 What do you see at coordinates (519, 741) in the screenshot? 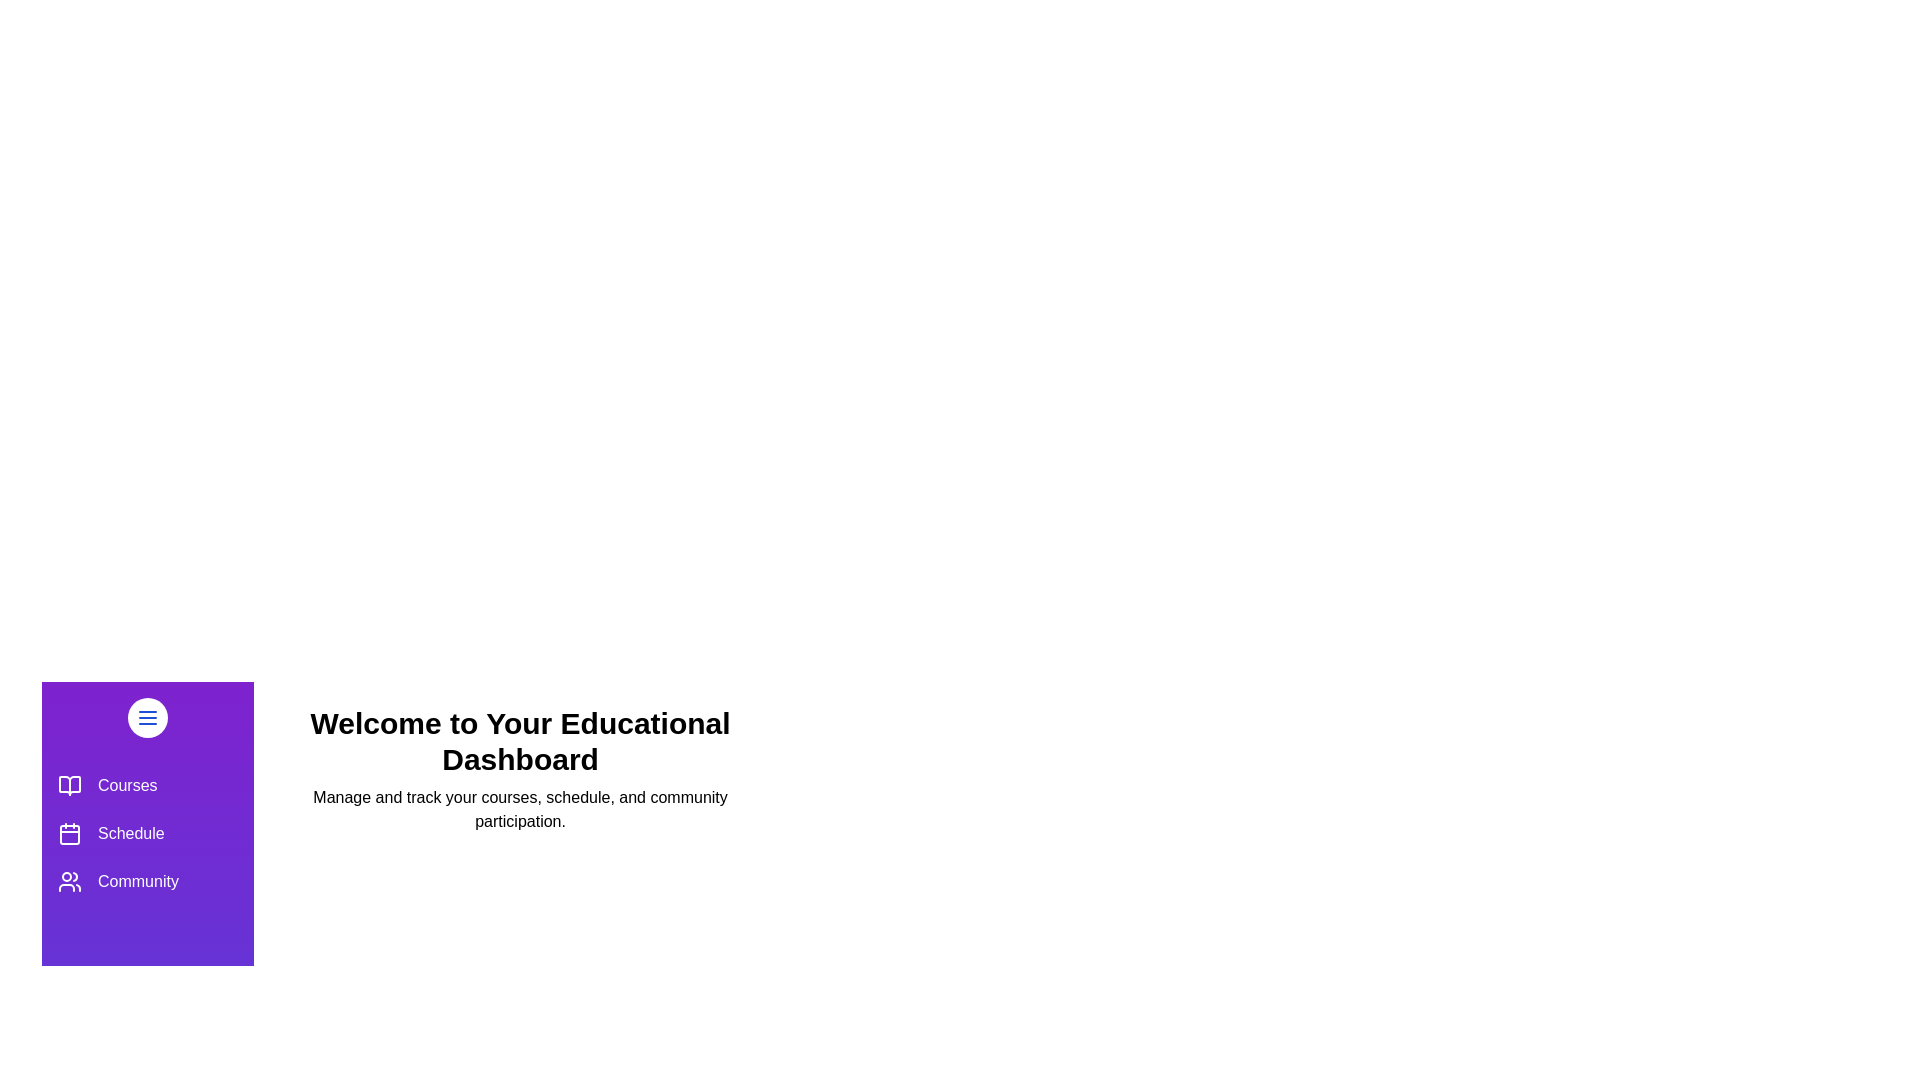
I see `the 'Welcome to Your Educational Dashboard' title to inspect it` at bounding box center [519, 741].